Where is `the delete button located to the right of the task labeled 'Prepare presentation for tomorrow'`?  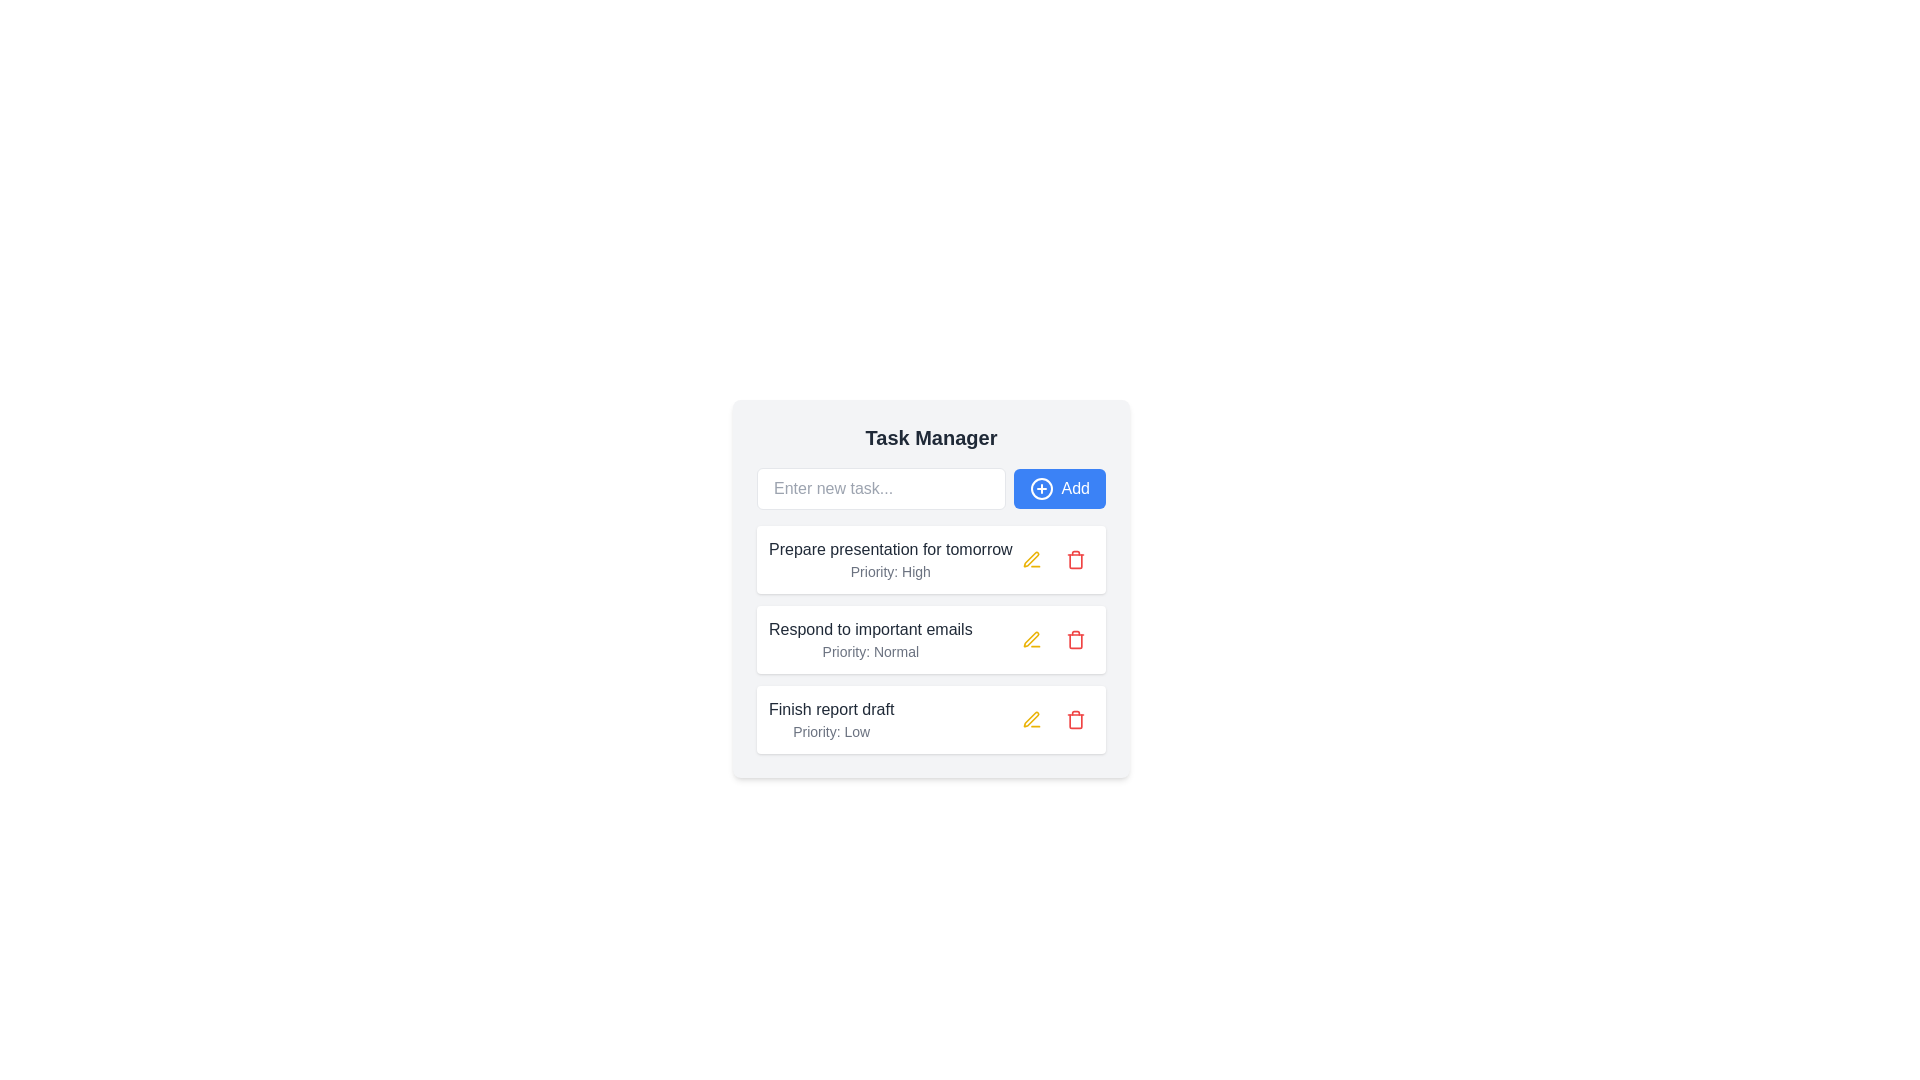
the delete button located to the right of the task labeled 'Prepare presentation for tomorrow' is located at coordinates (1074, 559).